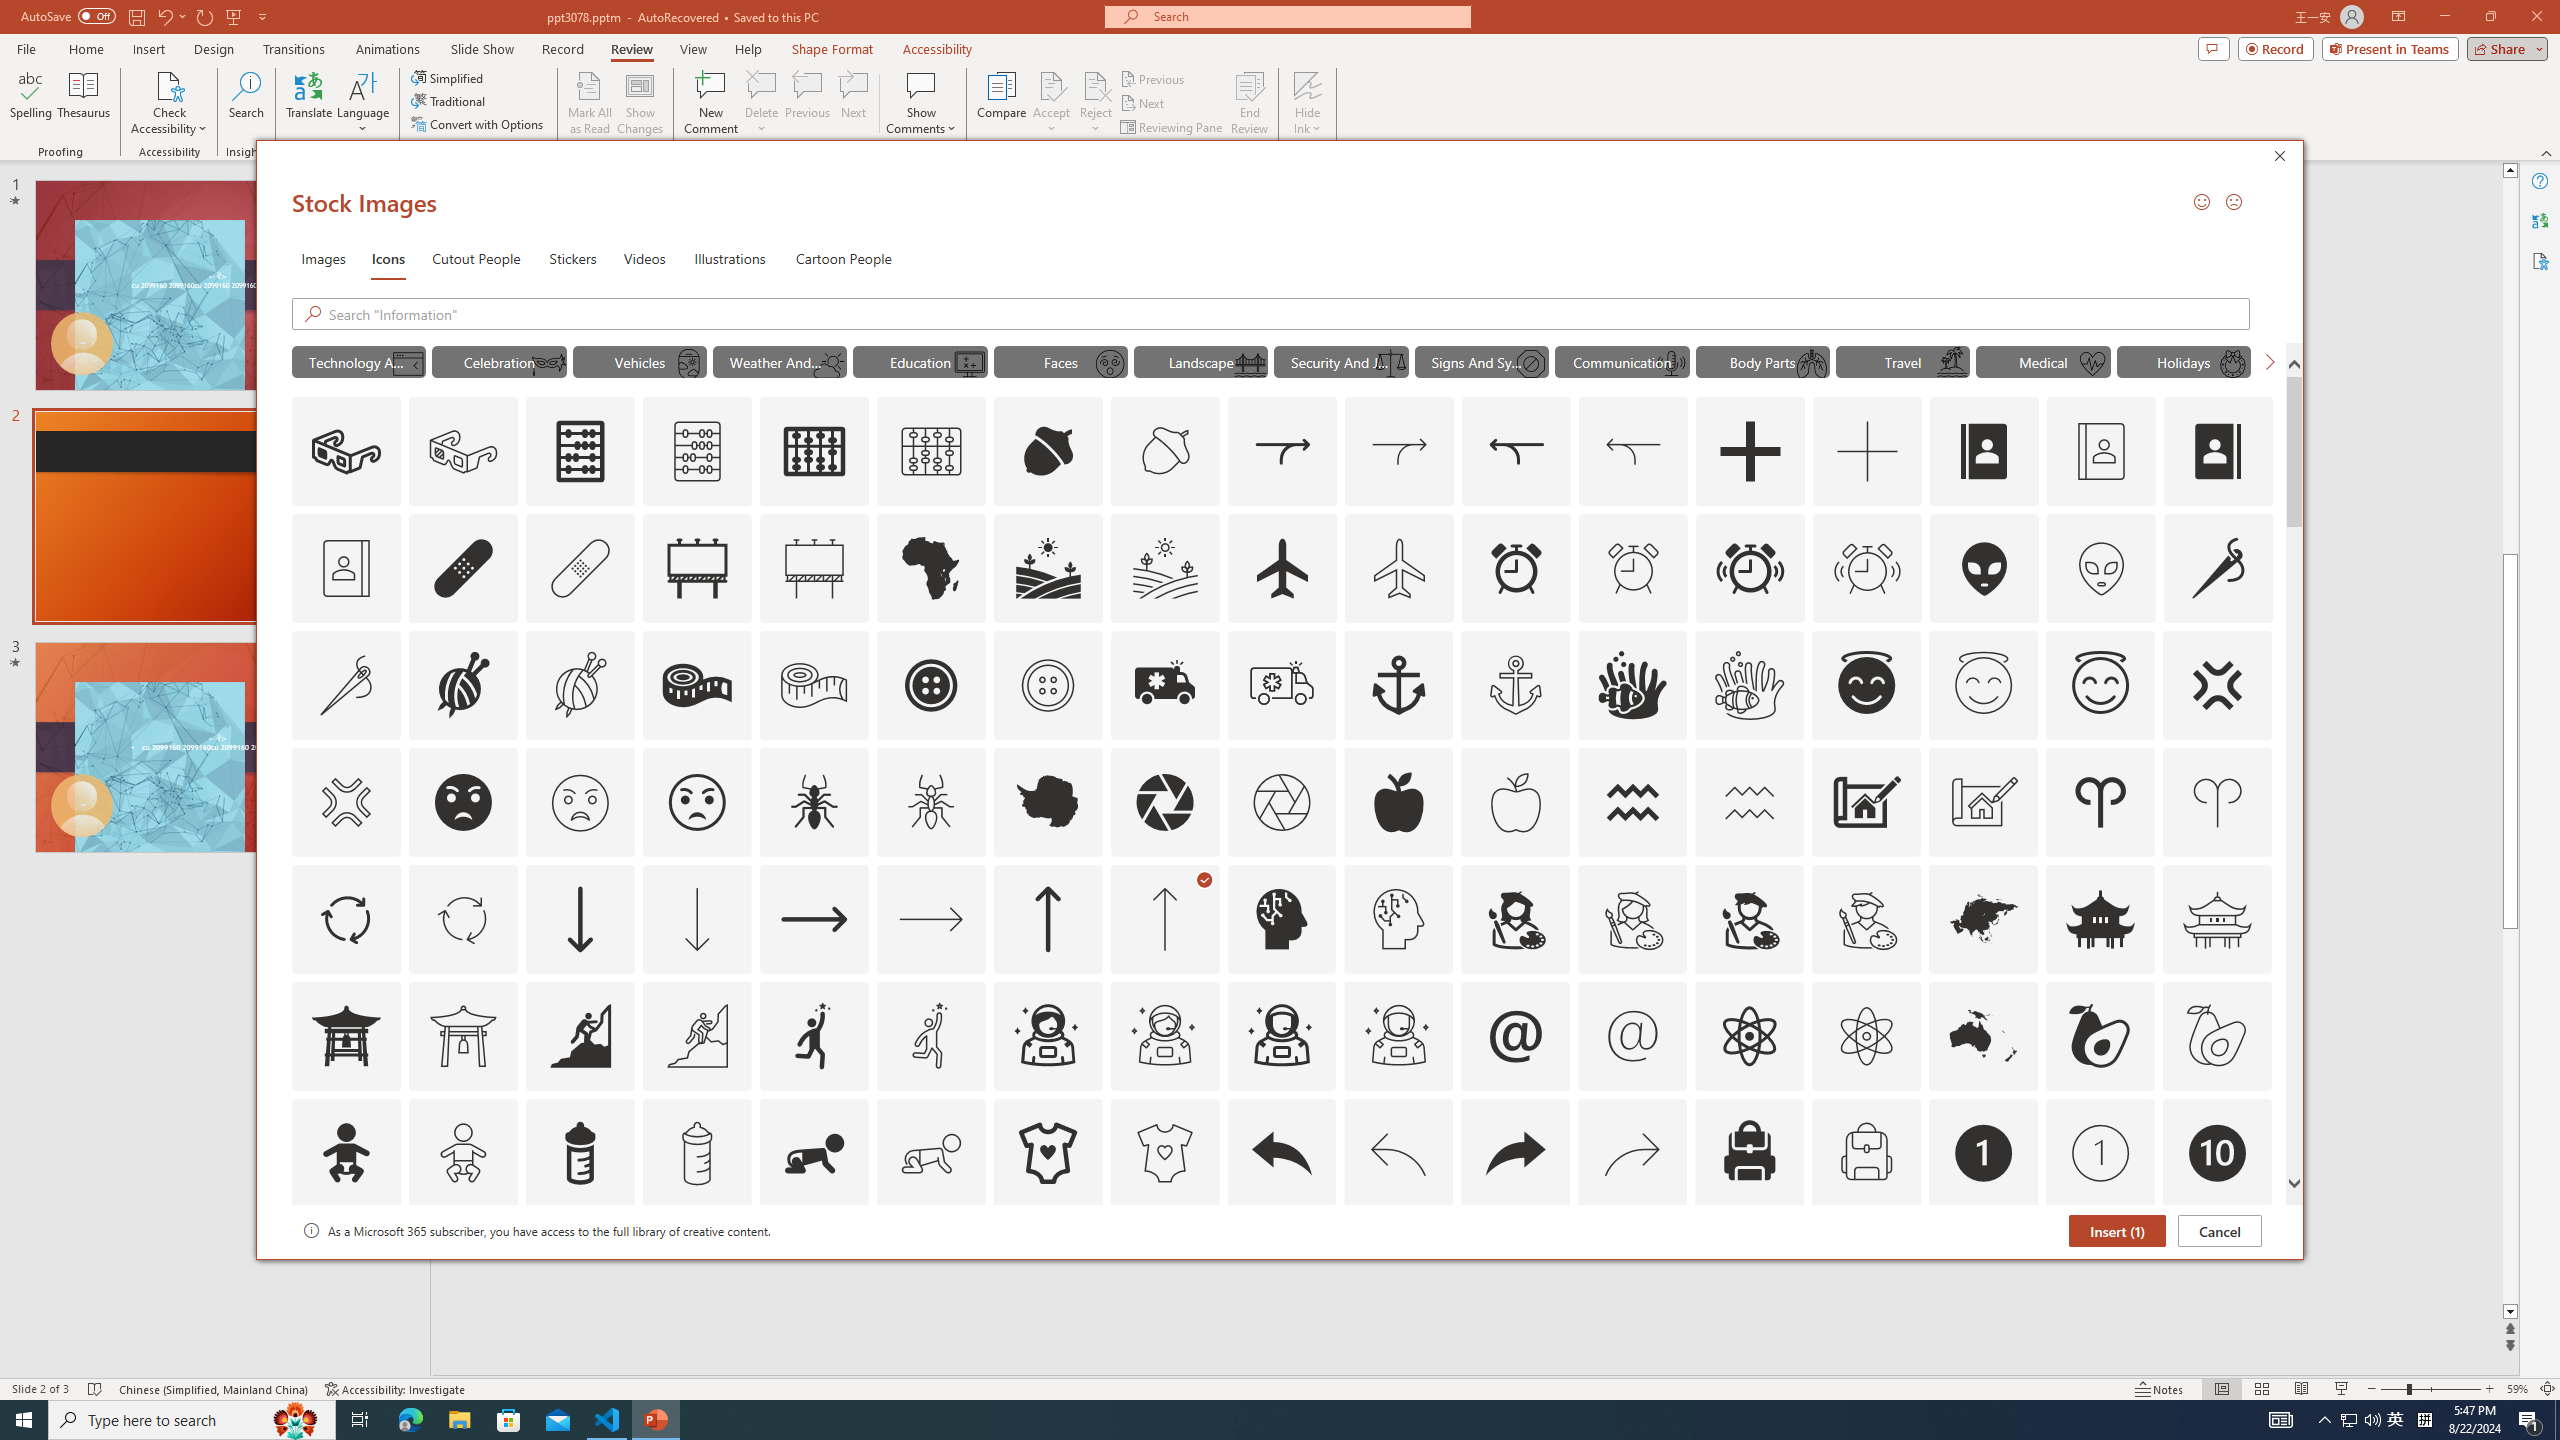  What do you see at coordinates (1750, 567) in the screenshot?
I see `'AutomationID: Icons_AlarmRinging'` at bounding box center [1750, 567].